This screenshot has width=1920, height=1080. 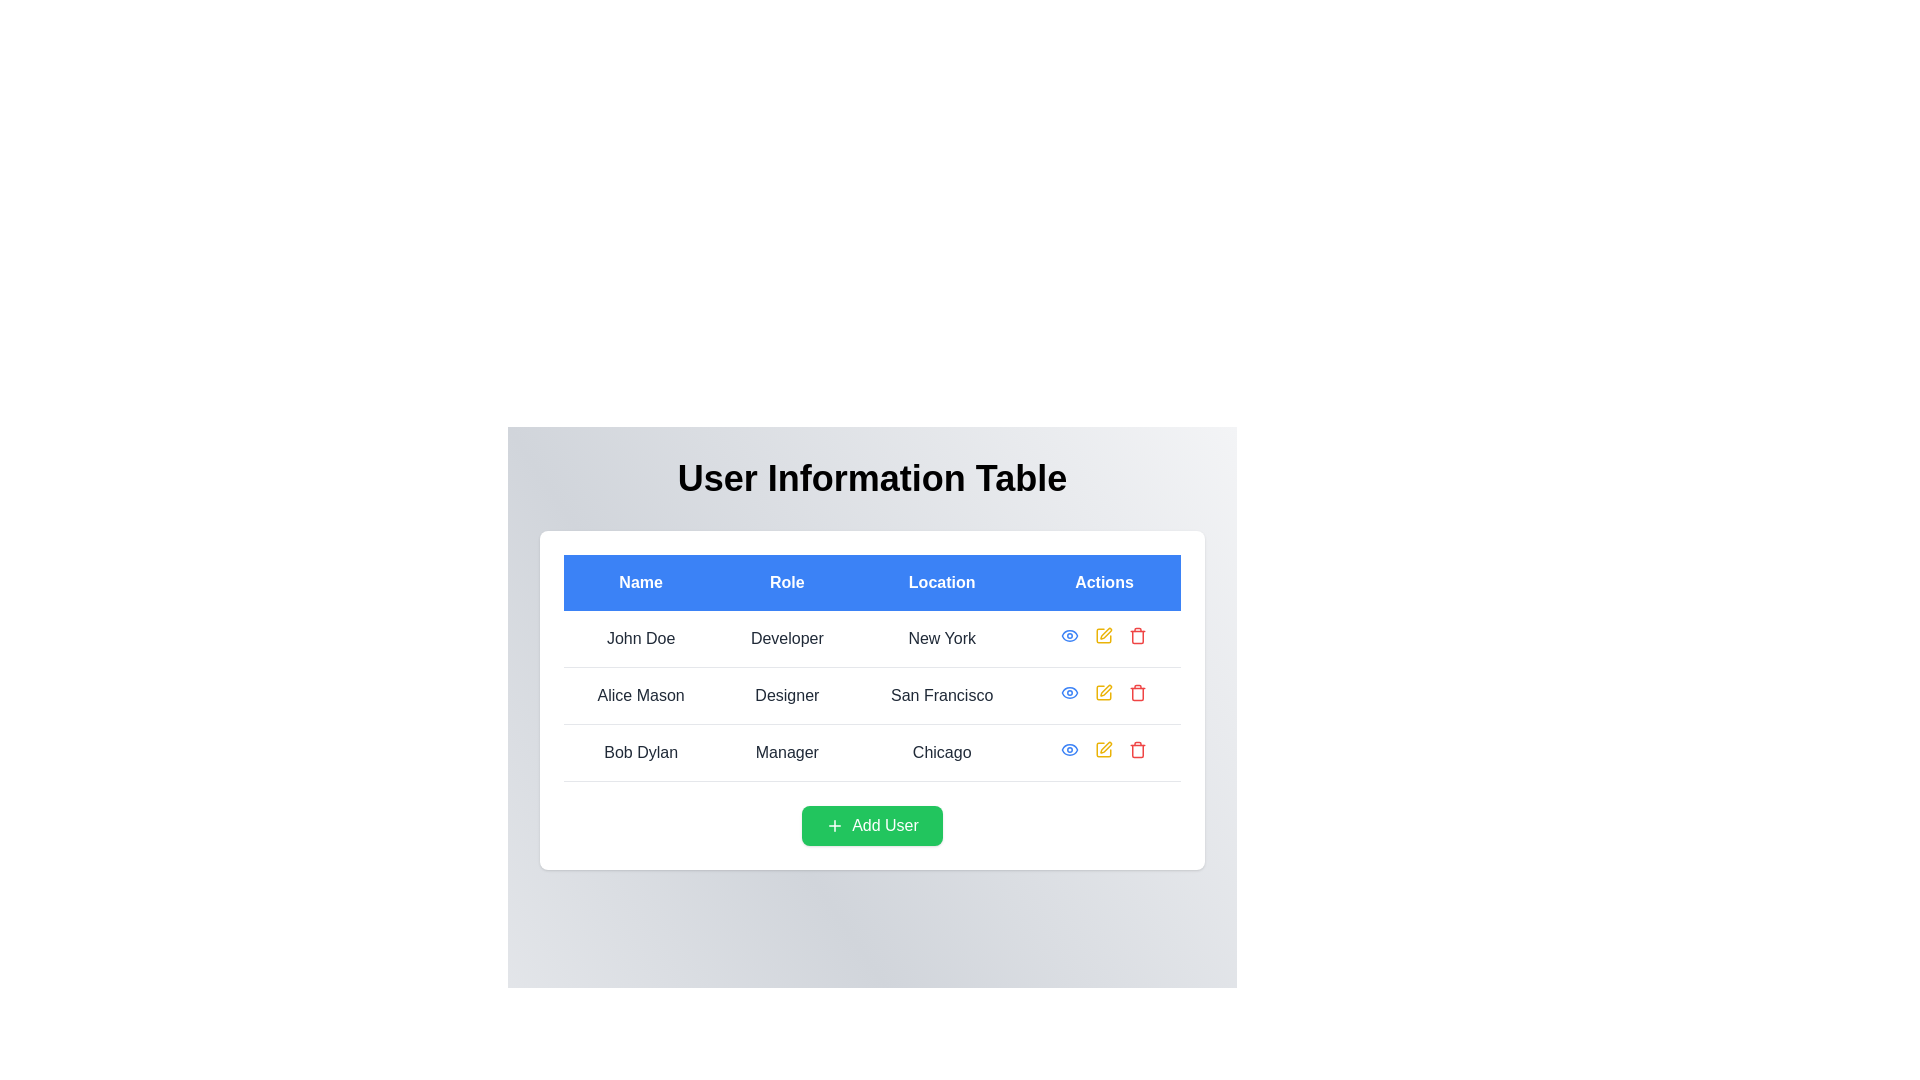 I want to click on the text label that reads 'Developer', which is located in the second column of the user information table, between 'John Doe' and 'New York', so click(x=786, y=639).